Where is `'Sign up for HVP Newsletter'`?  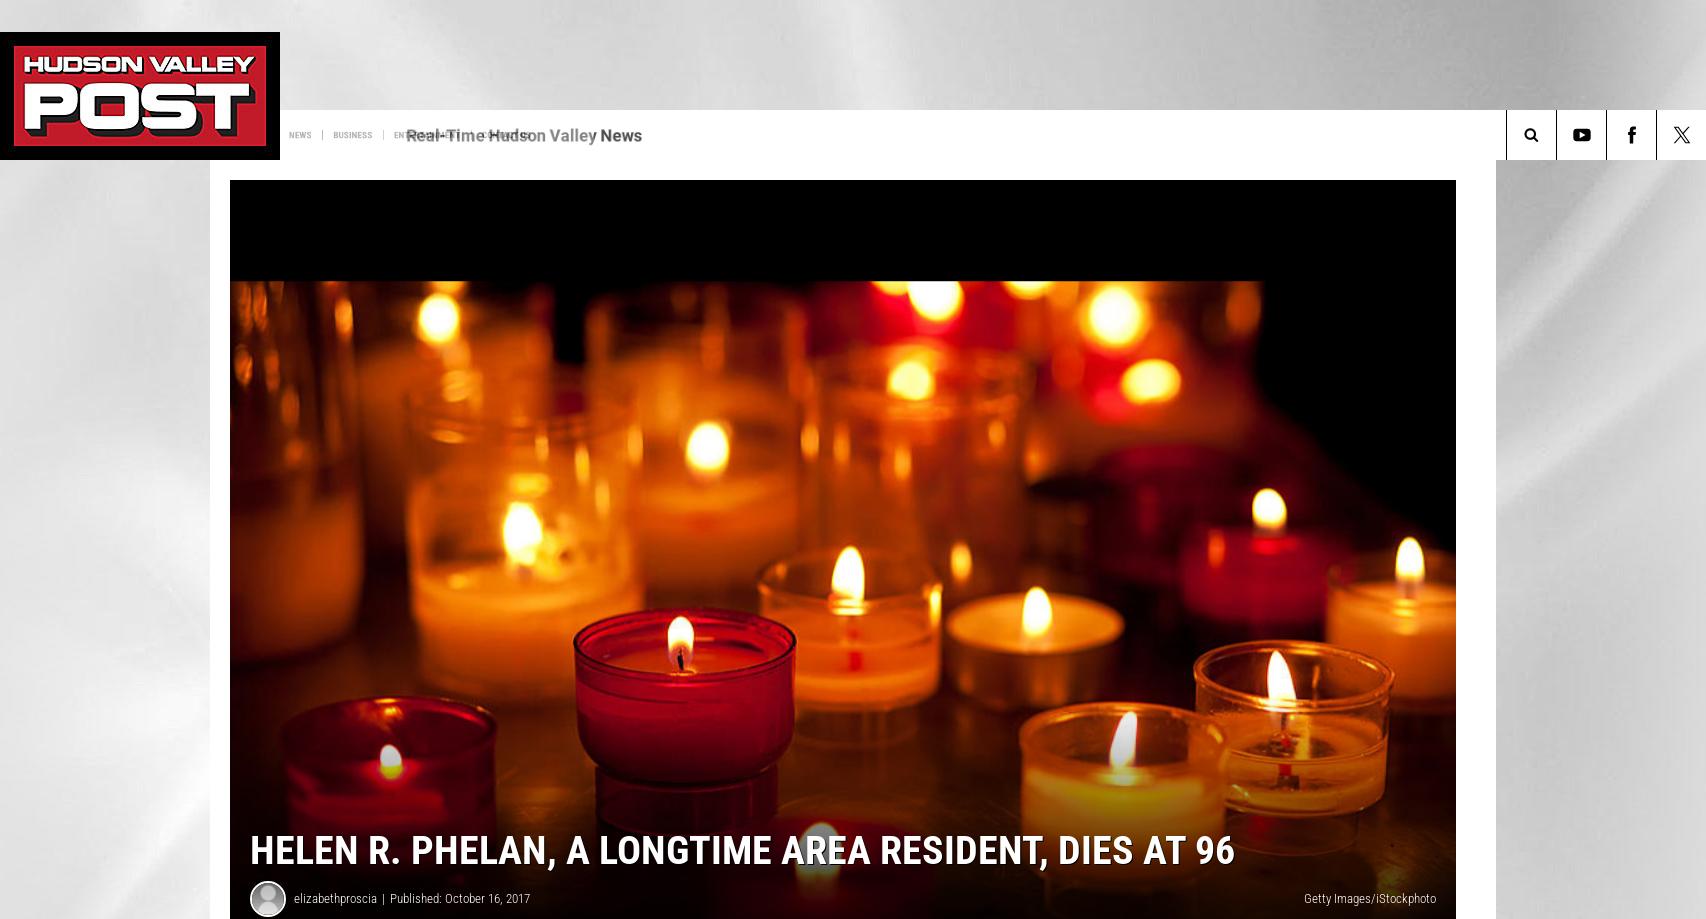 'Sign up for HVP Newsletter' is located at coordinates (374, 174).